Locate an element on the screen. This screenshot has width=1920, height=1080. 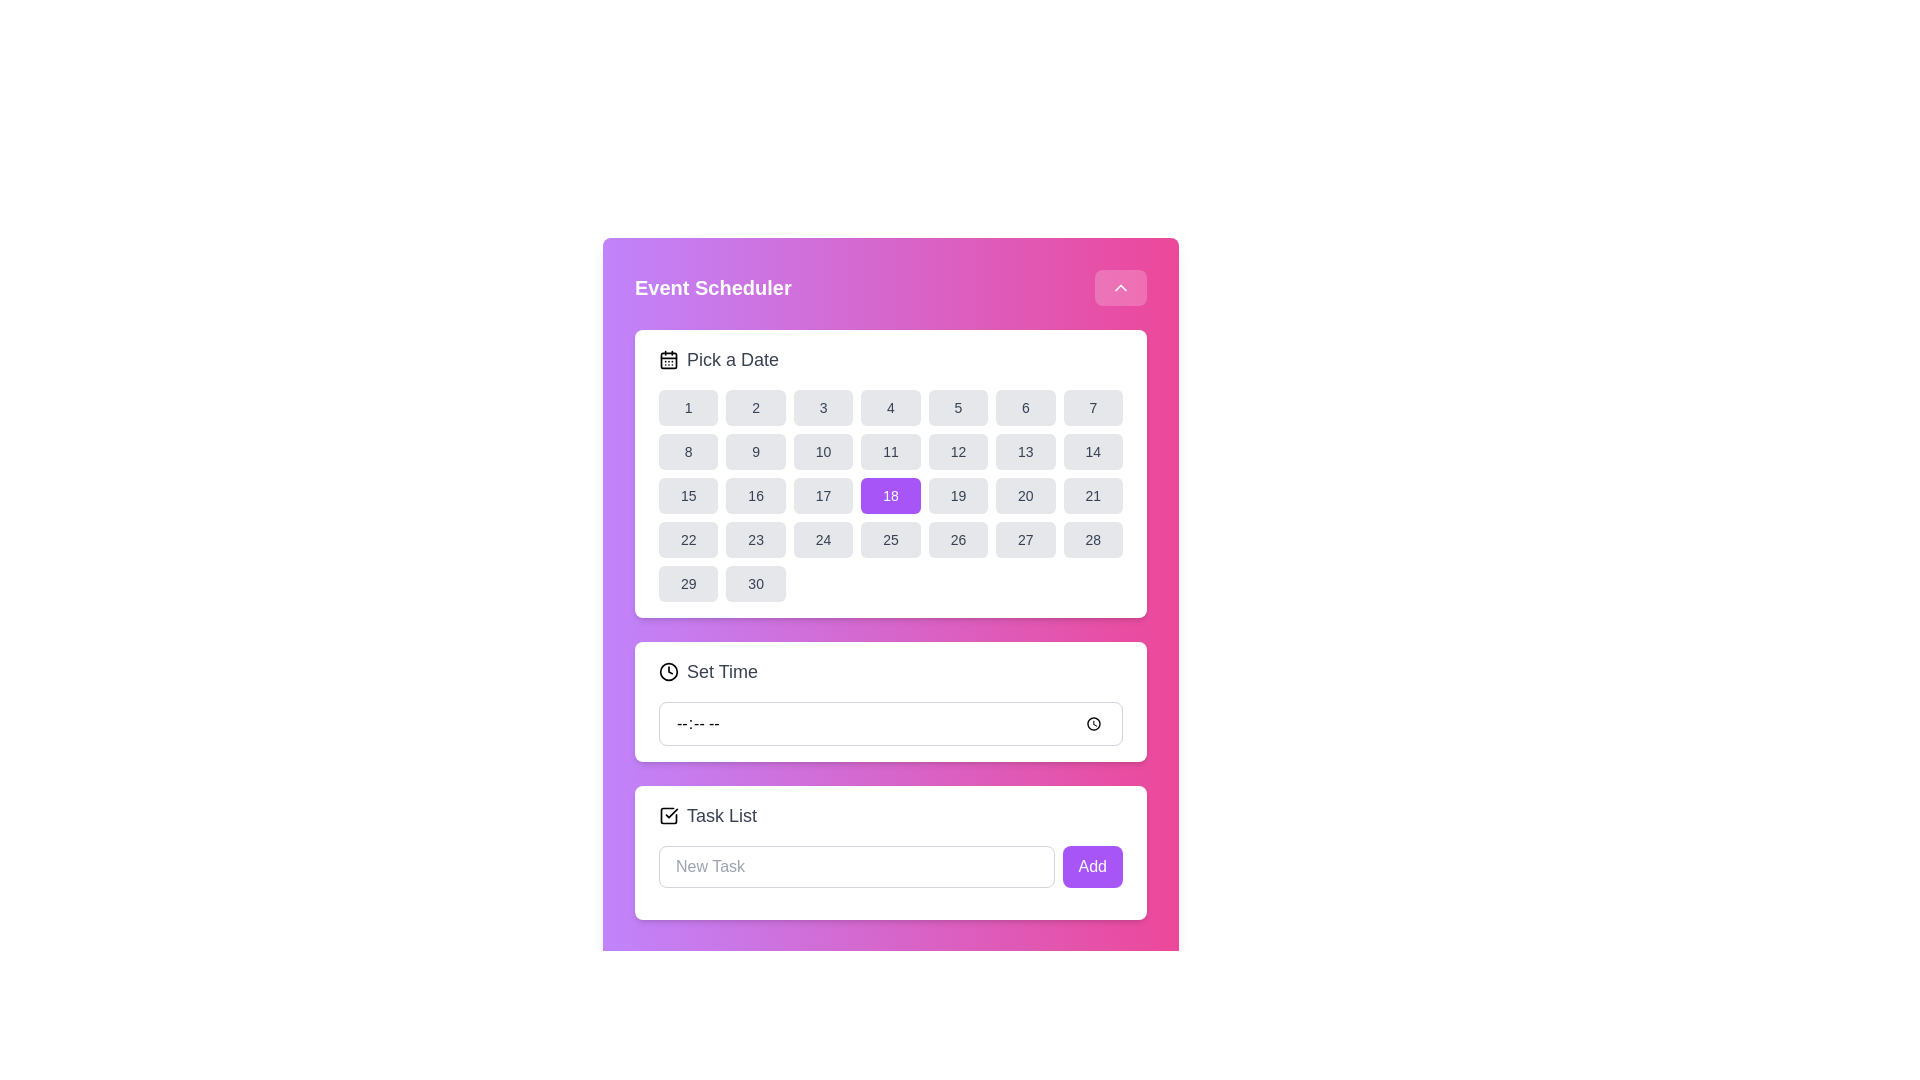
the small rectangular shape with rounded corners inside the calendar SVG icon, which is part of the calendar's frame is located at coordinates (668, 358).